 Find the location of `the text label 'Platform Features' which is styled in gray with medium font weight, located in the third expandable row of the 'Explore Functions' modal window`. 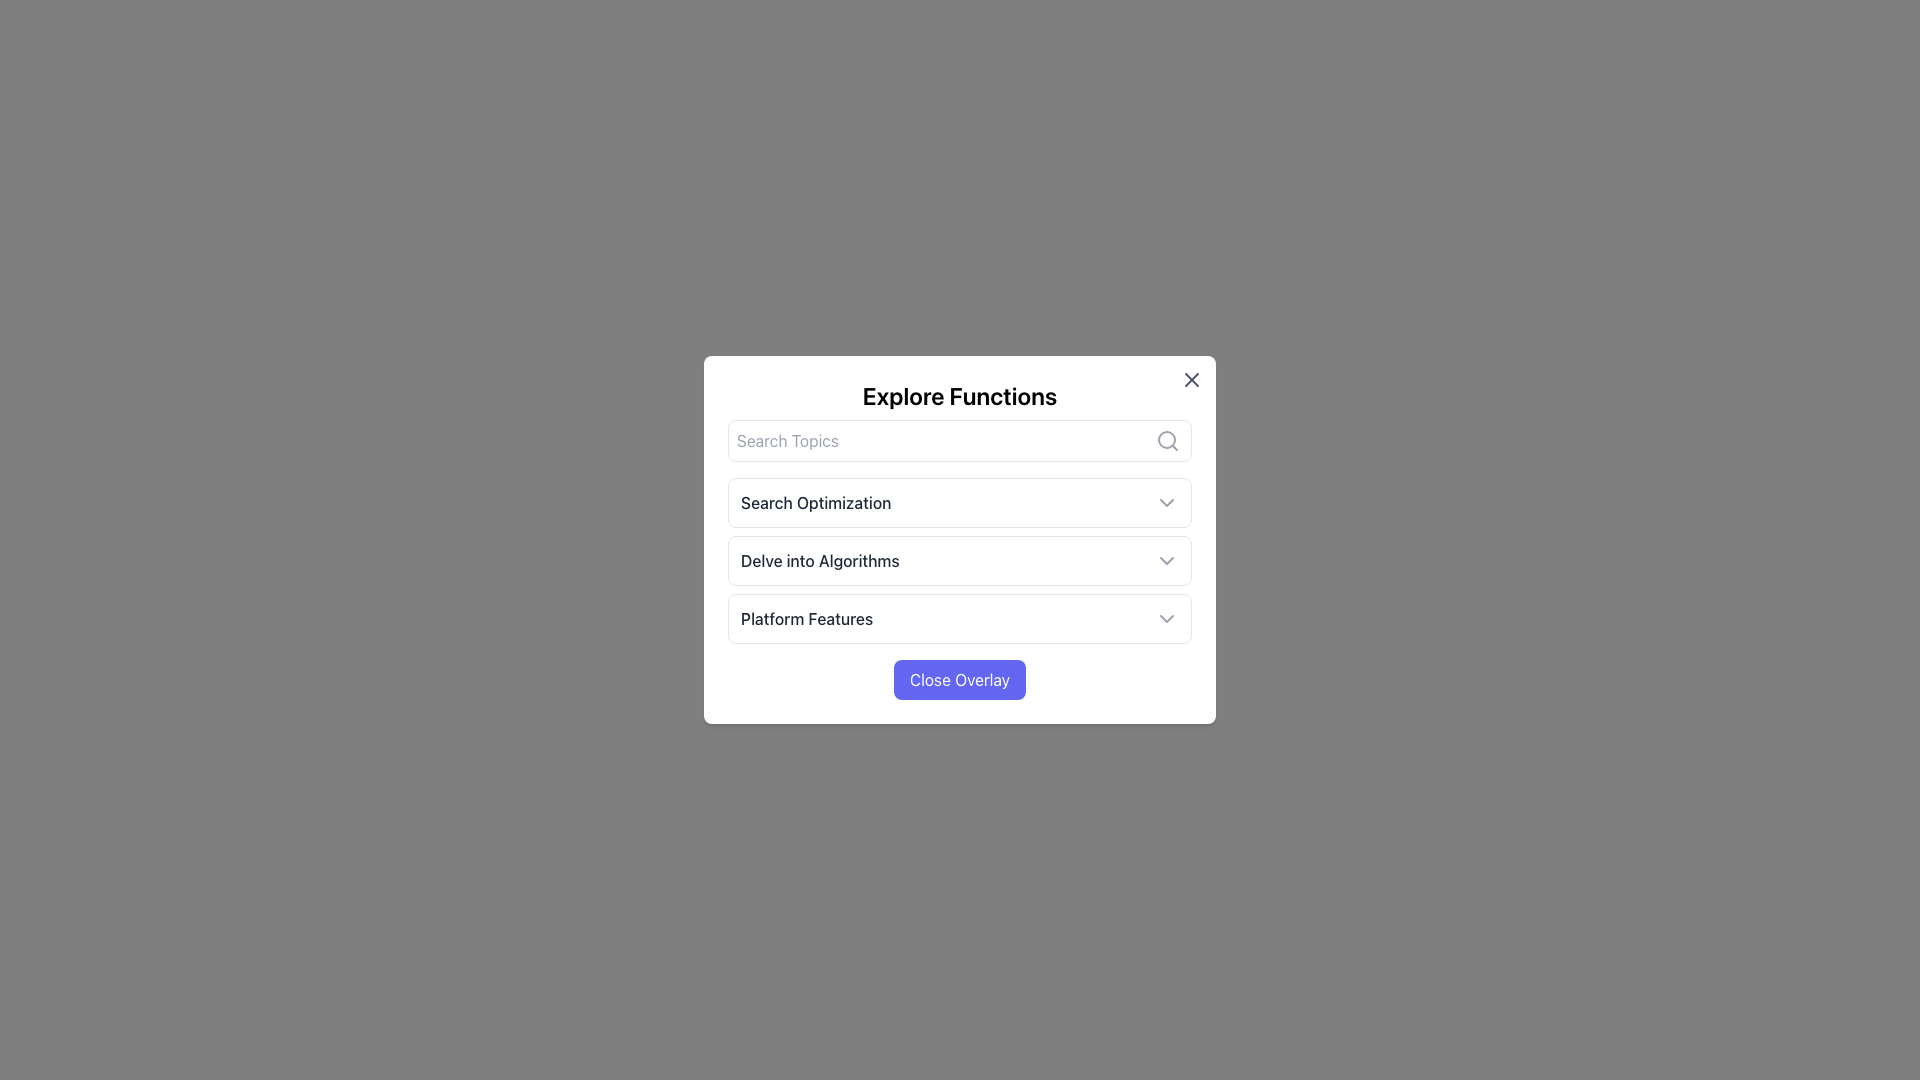

the text label 'Platform Features' which is styled in gray with medium font weight, located in the third expandable row of the 'Explore Functions' modal window is located at coordinates (807, 617).